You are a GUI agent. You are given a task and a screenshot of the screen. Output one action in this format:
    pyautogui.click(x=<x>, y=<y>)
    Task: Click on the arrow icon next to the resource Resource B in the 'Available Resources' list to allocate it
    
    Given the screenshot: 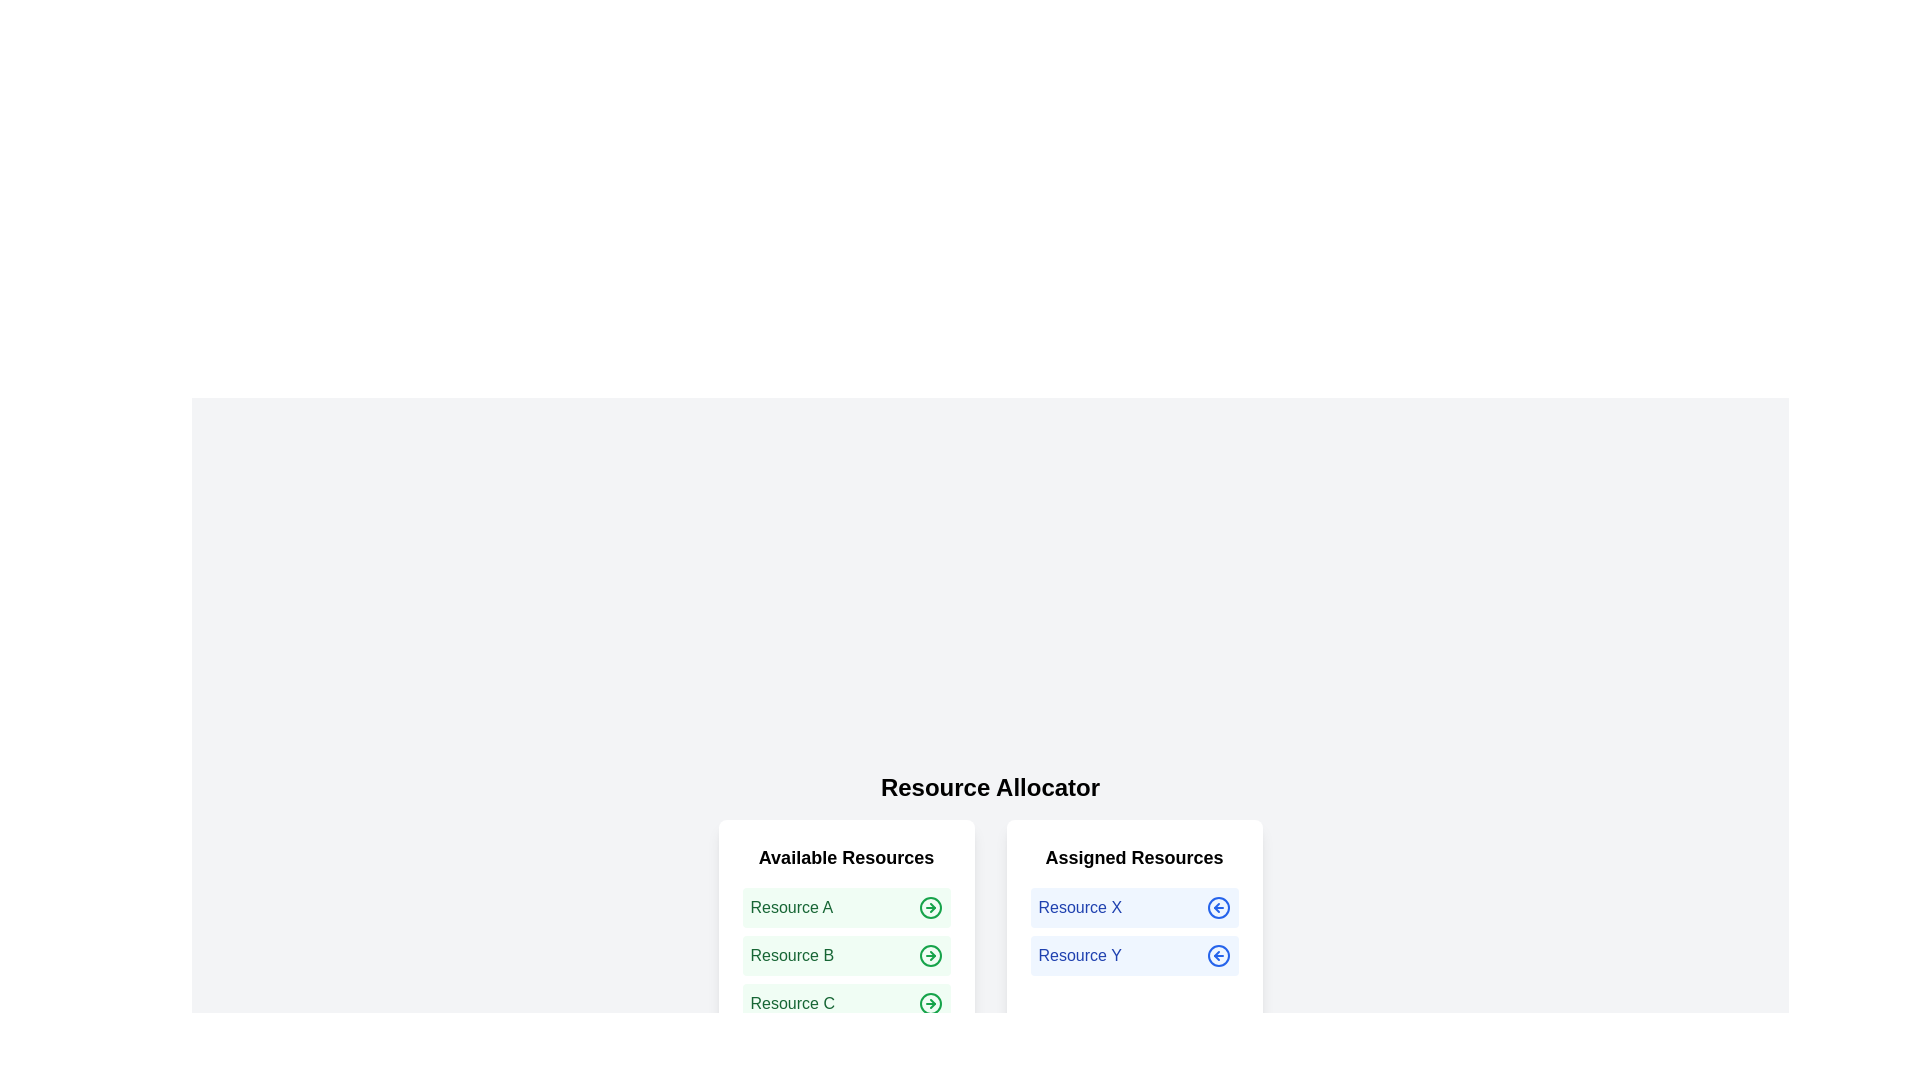 What is the action you would take?
    pyautogui.click(x=929, y=955)
    